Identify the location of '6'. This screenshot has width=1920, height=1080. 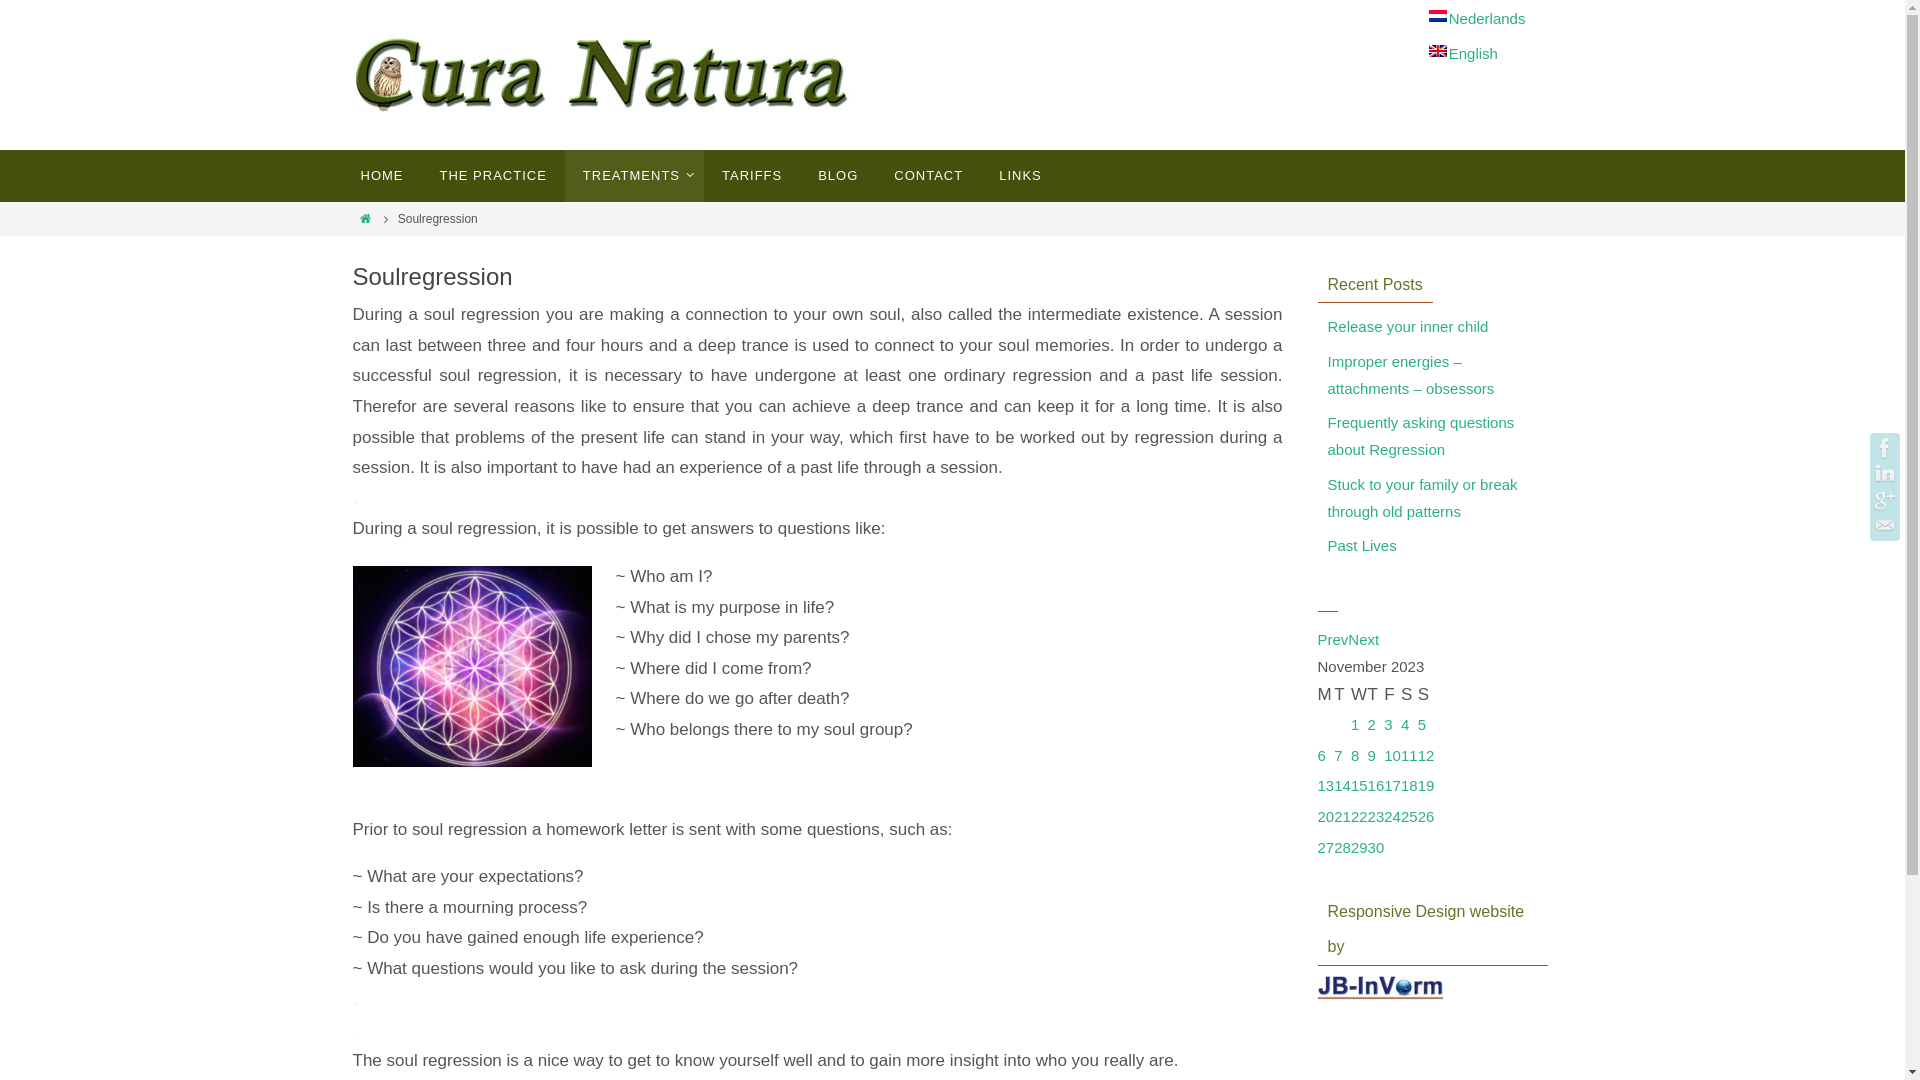
(1318, 756).